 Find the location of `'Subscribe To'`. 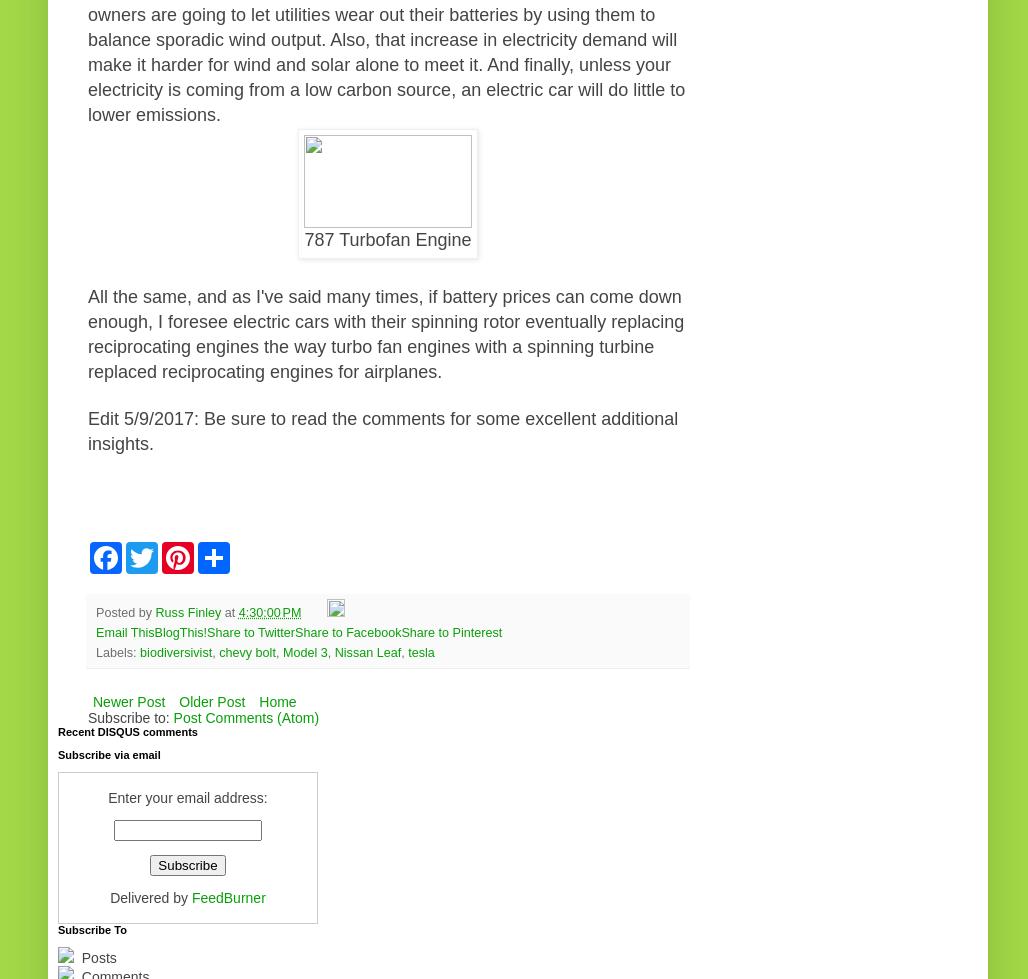

'Subscribe To' is located at coordinates (91, 928).